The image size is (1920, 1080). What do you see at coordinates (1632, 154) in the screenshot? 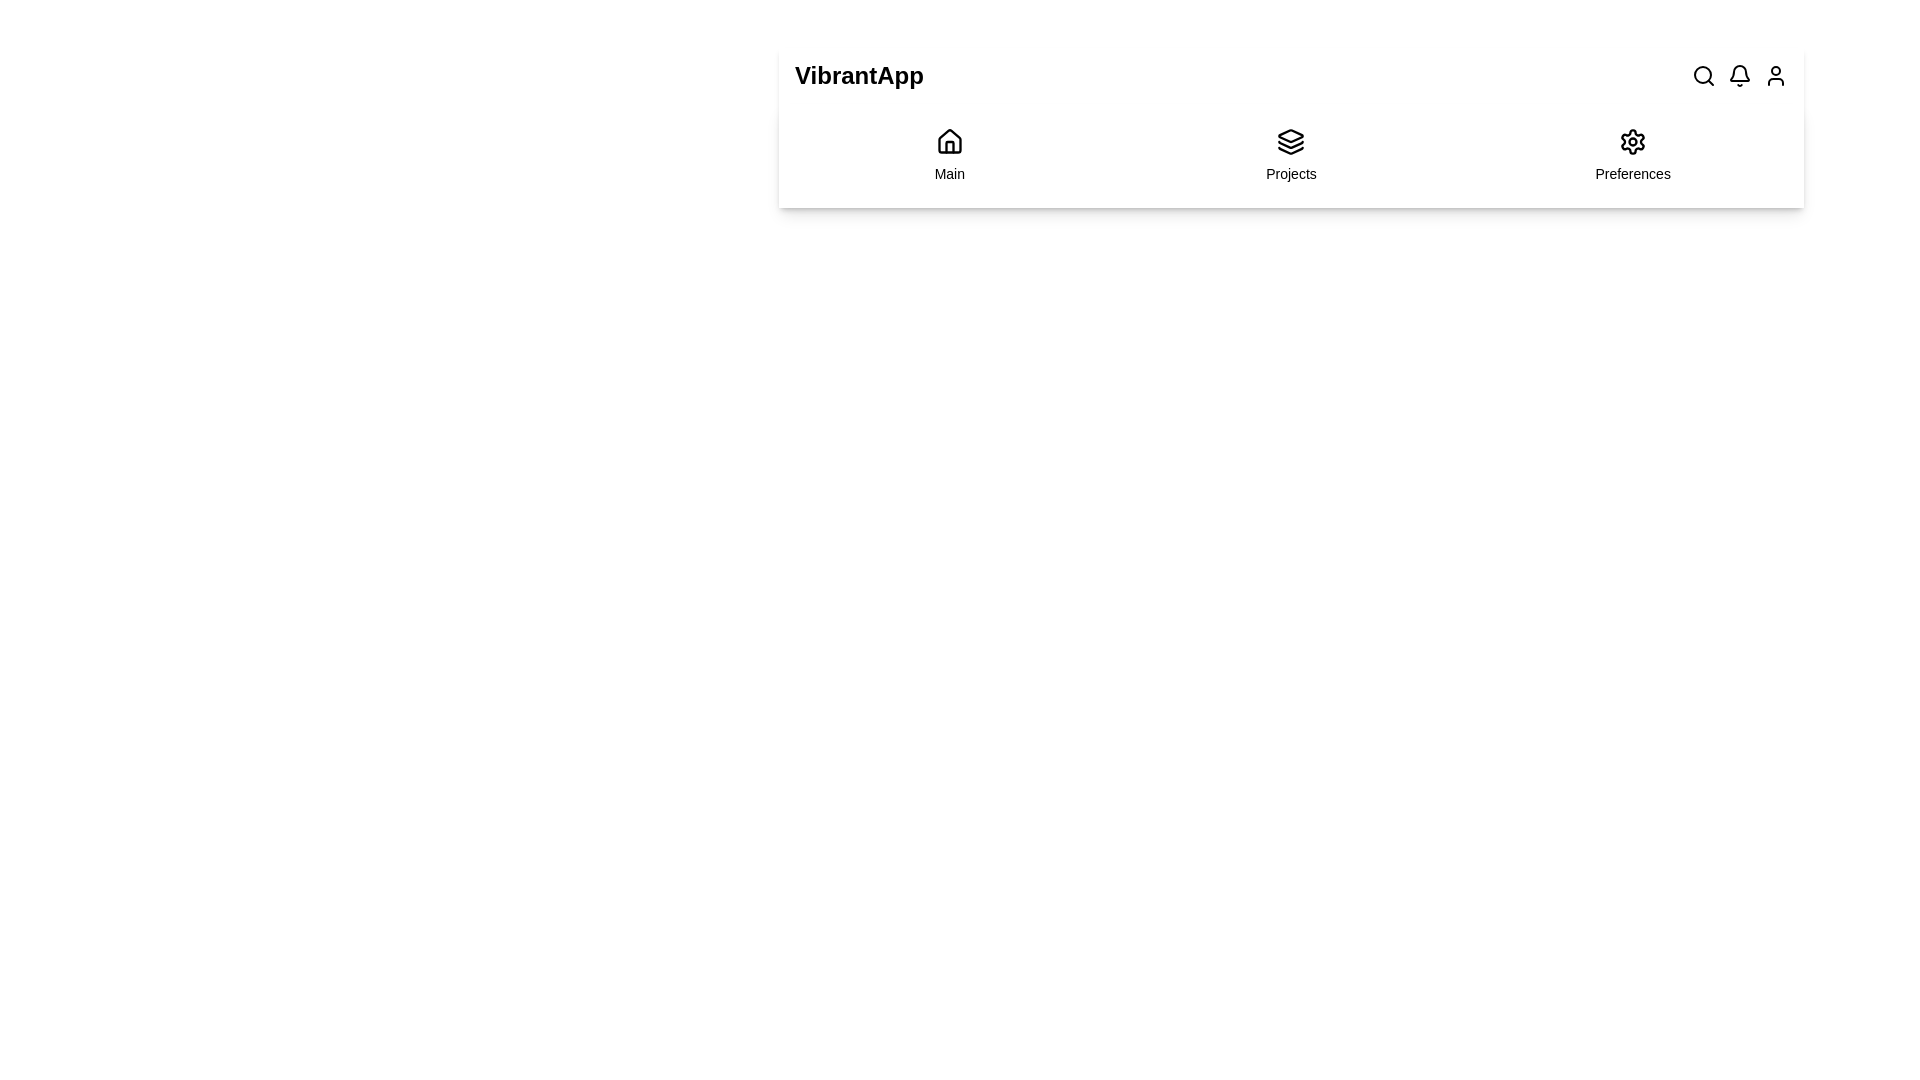
I see `the Preferences navigation item to access preferences` at bounding box center [1632, 154].